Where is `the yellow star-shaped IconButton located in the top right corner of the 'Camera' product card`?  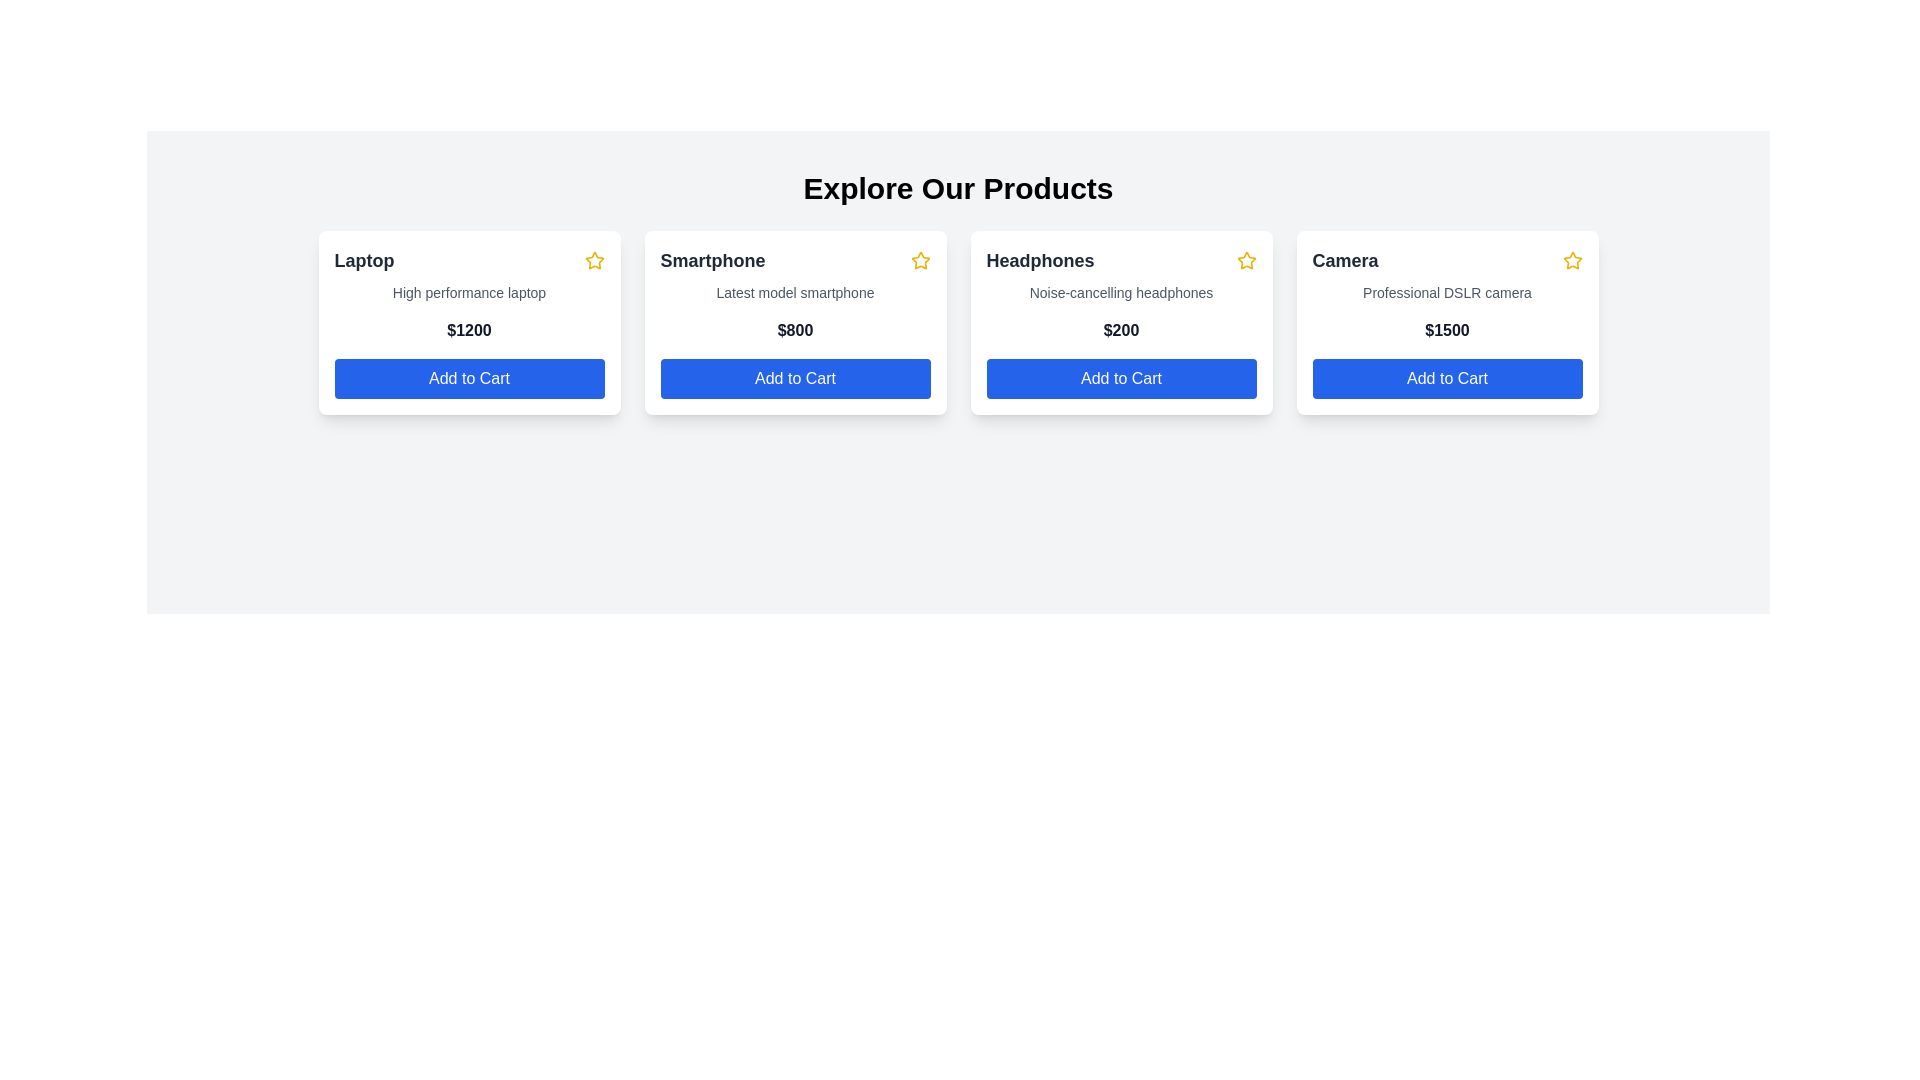
the yellow star-shaped IconButton located in the top right corner of the 'Camera' product card is located at coordinates (1571, 259).